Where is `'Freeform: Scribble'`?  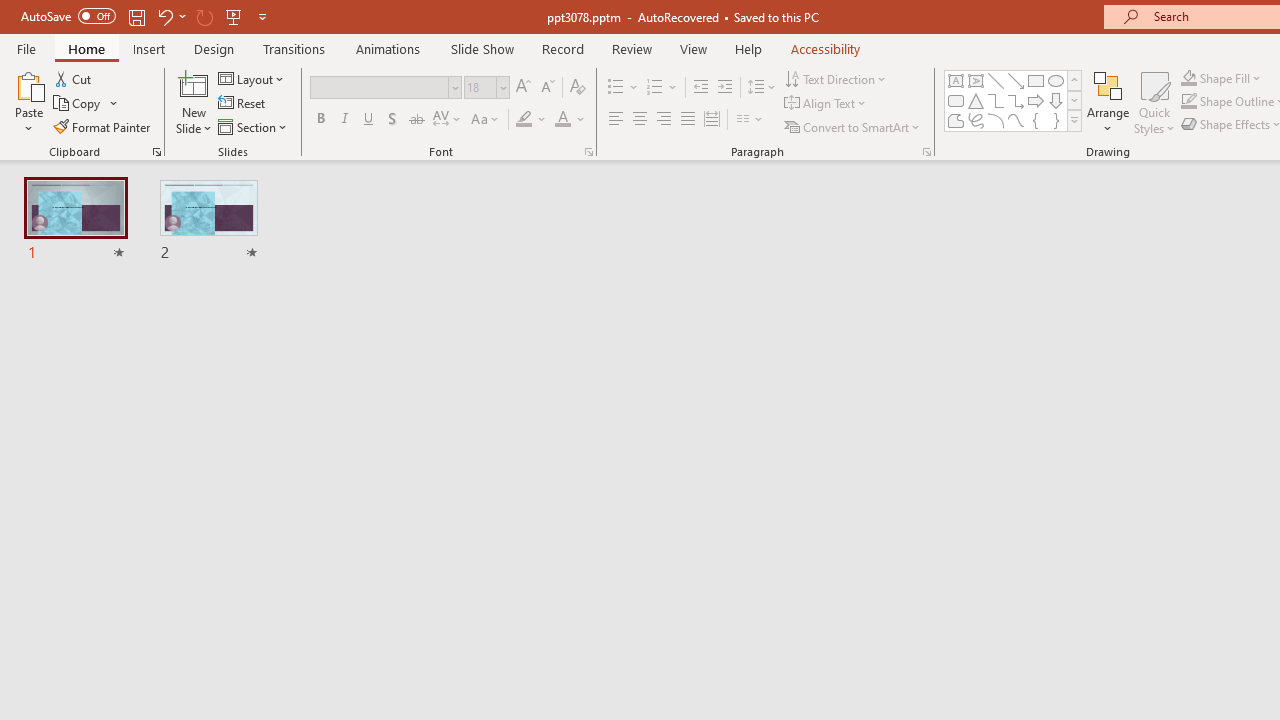 'Freeform: Scribble' is located at coordinates (976, 120).